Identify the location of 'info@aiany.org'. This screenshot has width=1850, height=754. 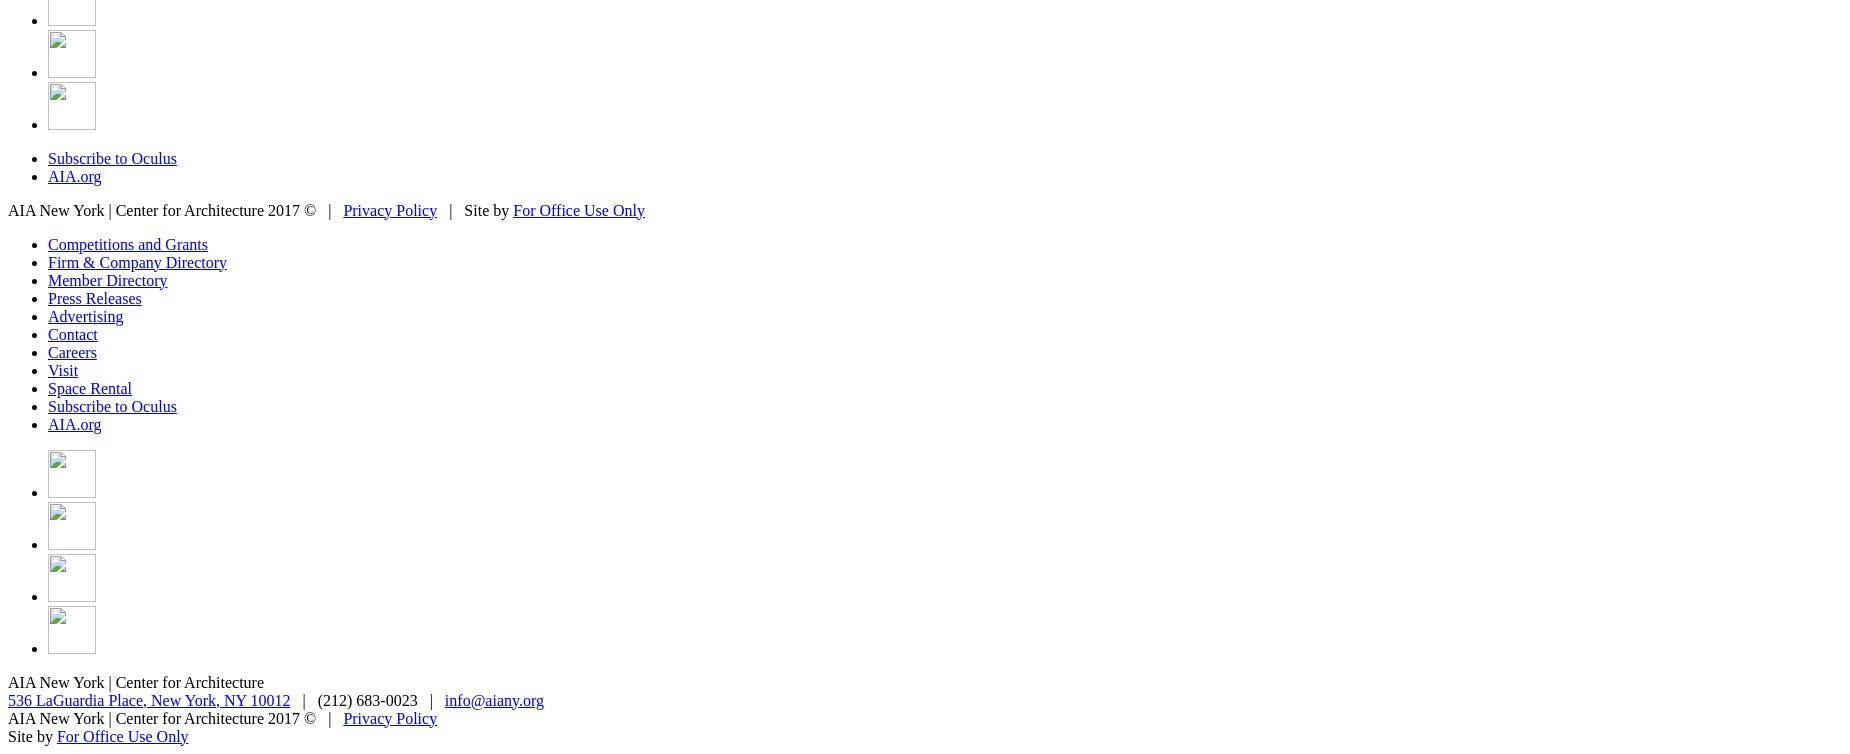
(493, 698).